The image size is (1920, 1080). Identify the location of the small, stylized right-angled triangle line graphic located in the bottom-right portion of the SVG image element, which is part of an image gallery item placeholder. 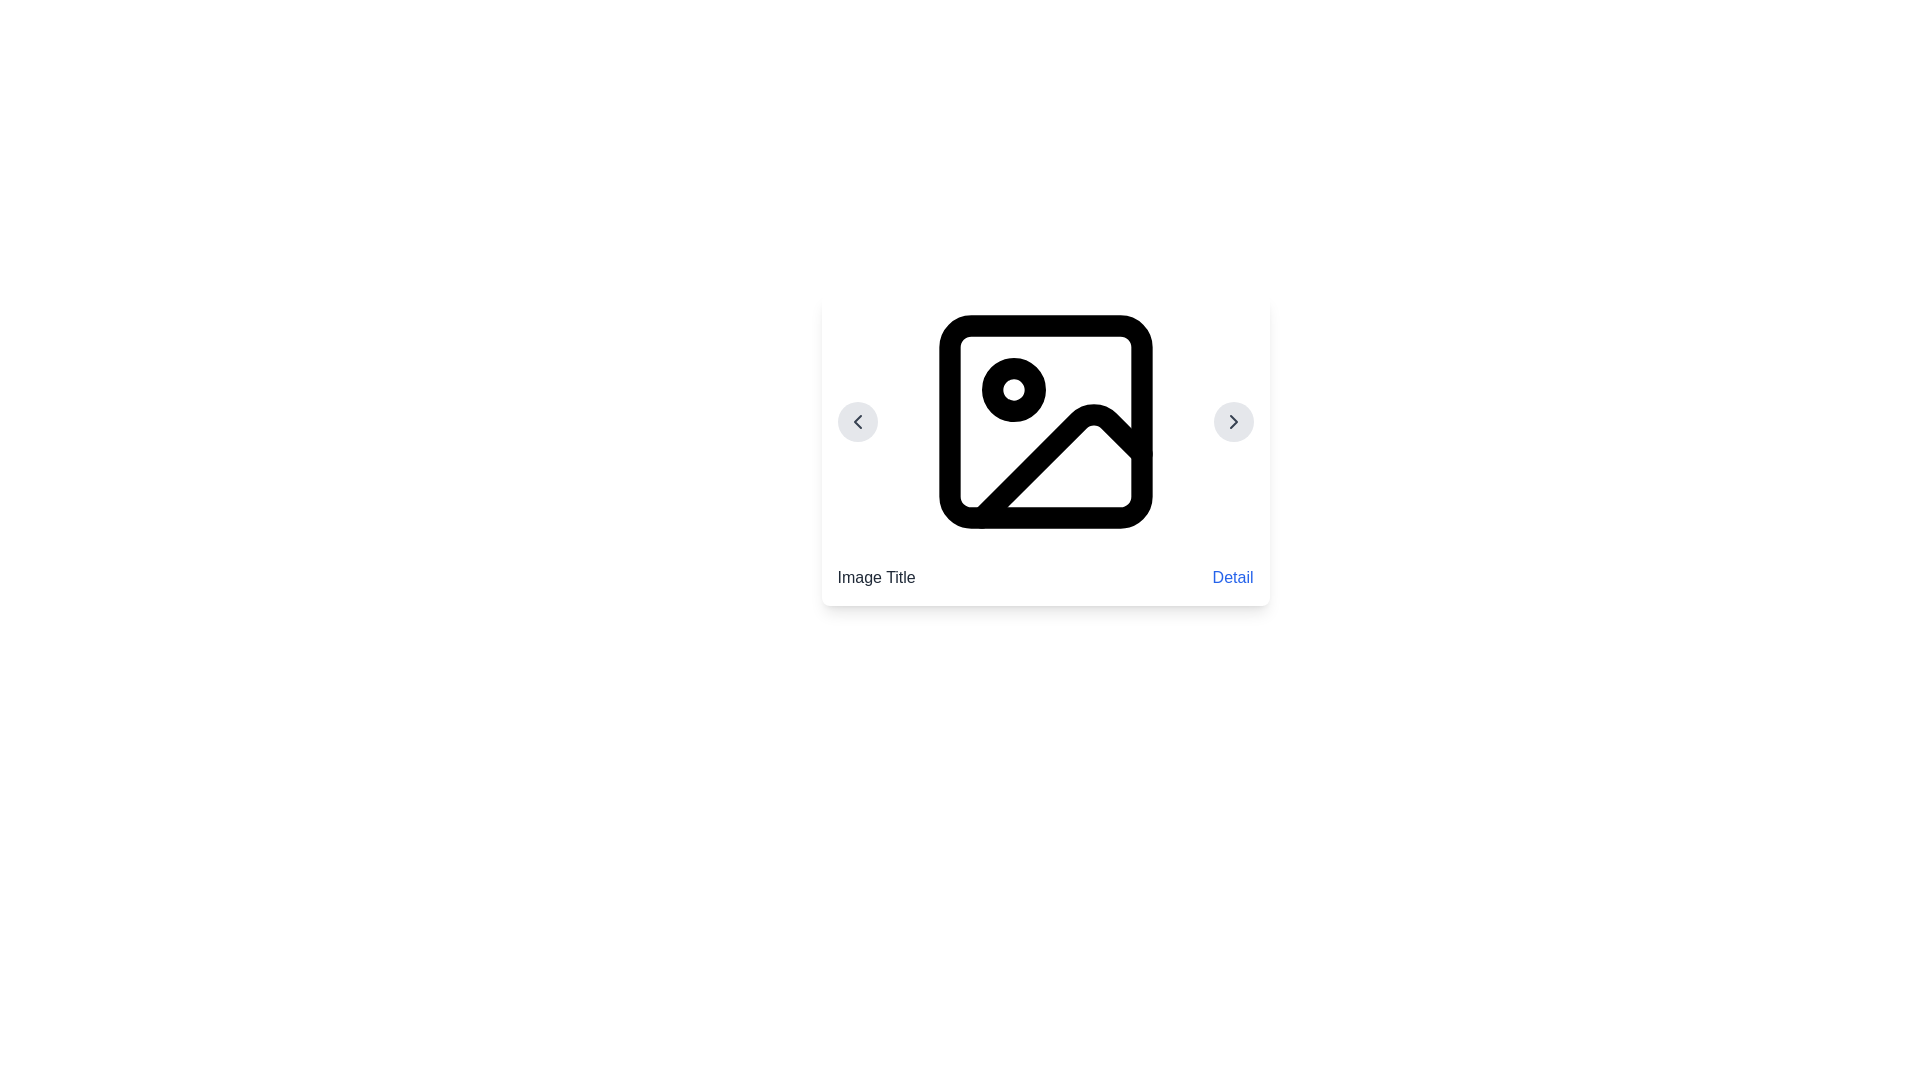
(1060, 466).